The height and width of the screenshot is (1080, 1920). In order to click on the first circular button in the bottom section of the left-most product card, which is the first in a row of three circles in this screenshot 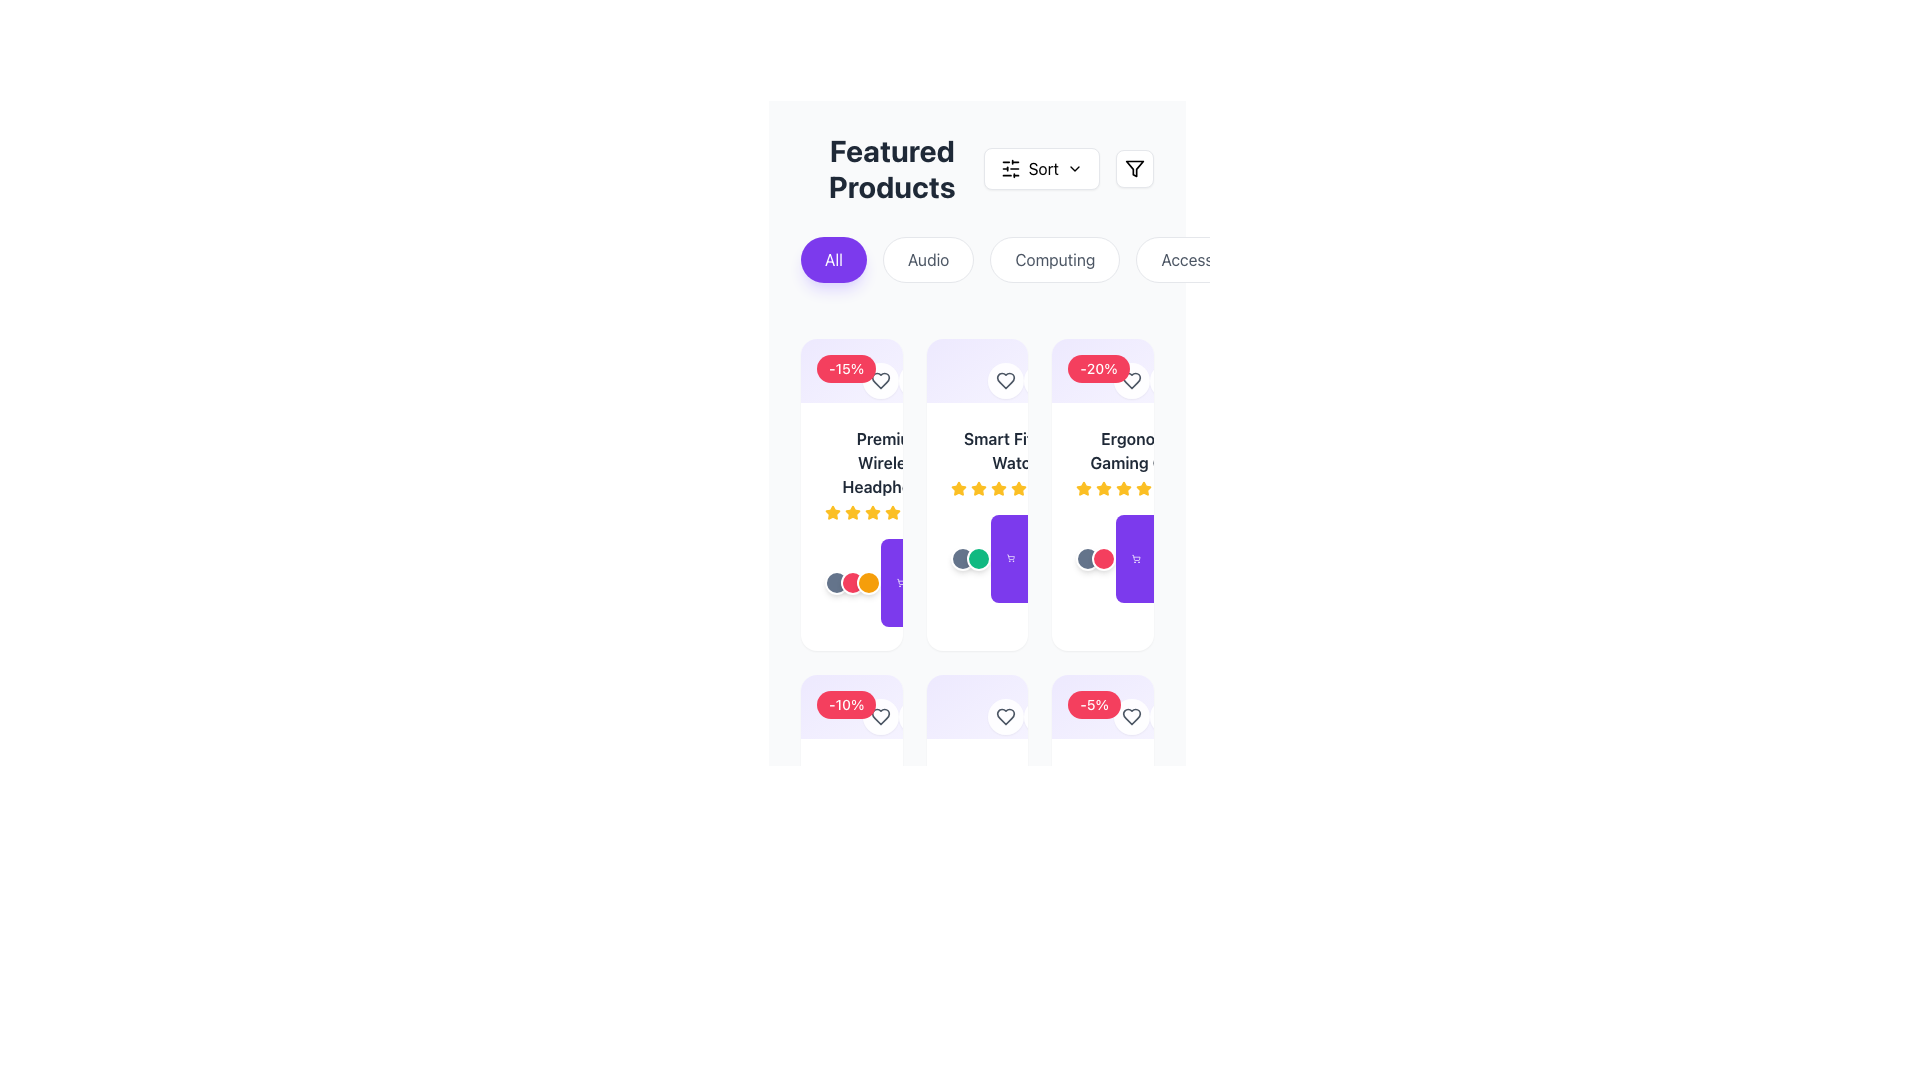, I will do `click(836, 582)`.